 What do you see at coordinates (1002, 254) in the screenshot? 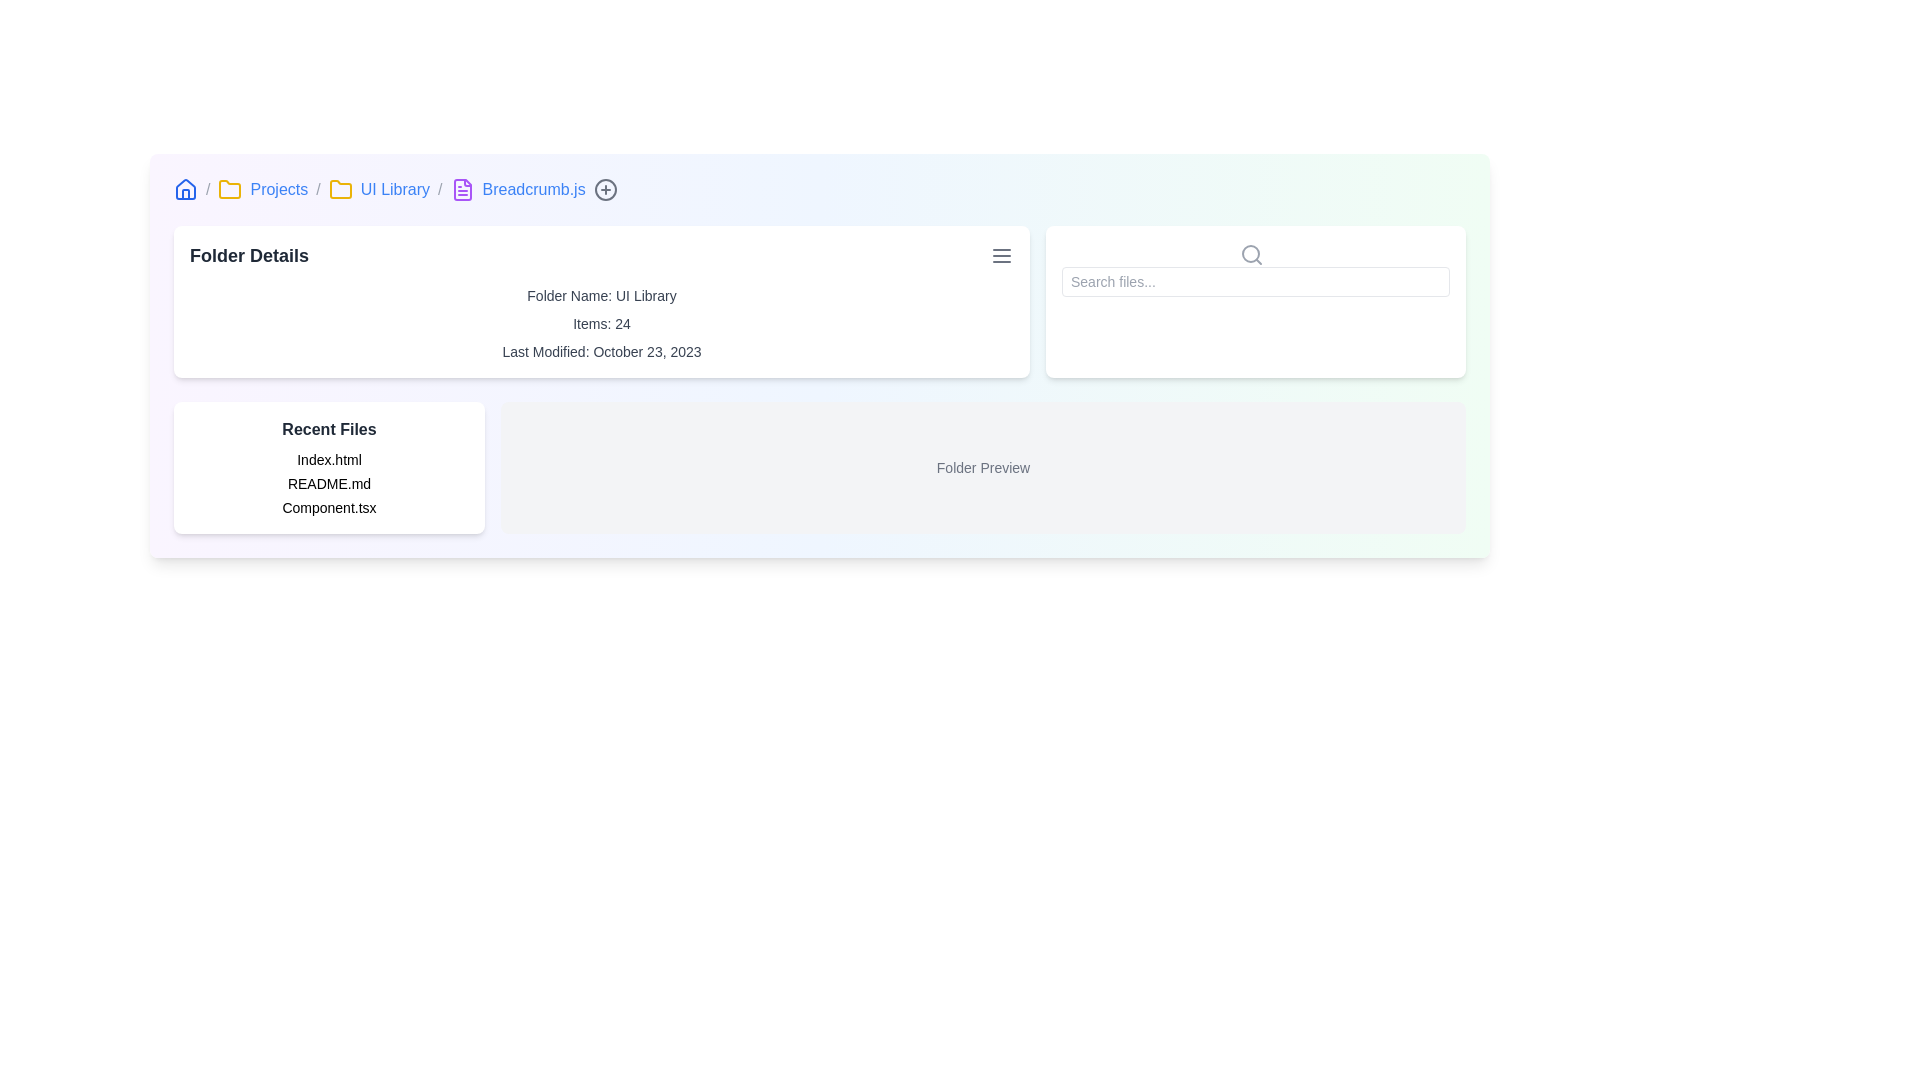
I see `the Icon button located to the far right of the 'Folder Details' header` at bounding box center [1002, 254].